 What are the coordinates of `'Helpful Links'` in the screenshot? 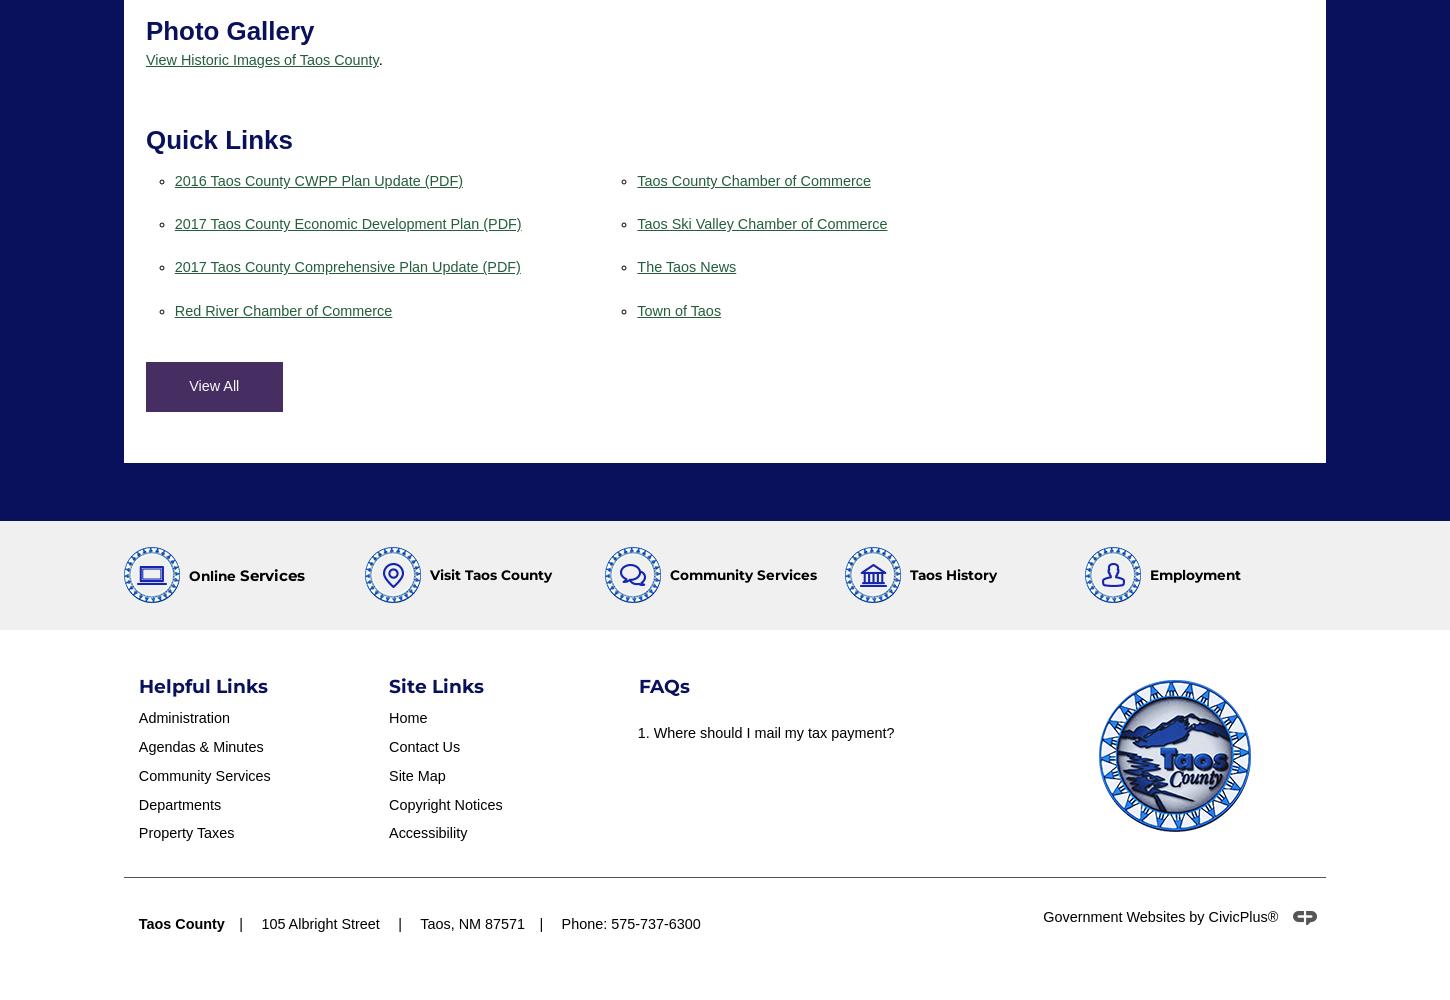 It's located at (137, 685).